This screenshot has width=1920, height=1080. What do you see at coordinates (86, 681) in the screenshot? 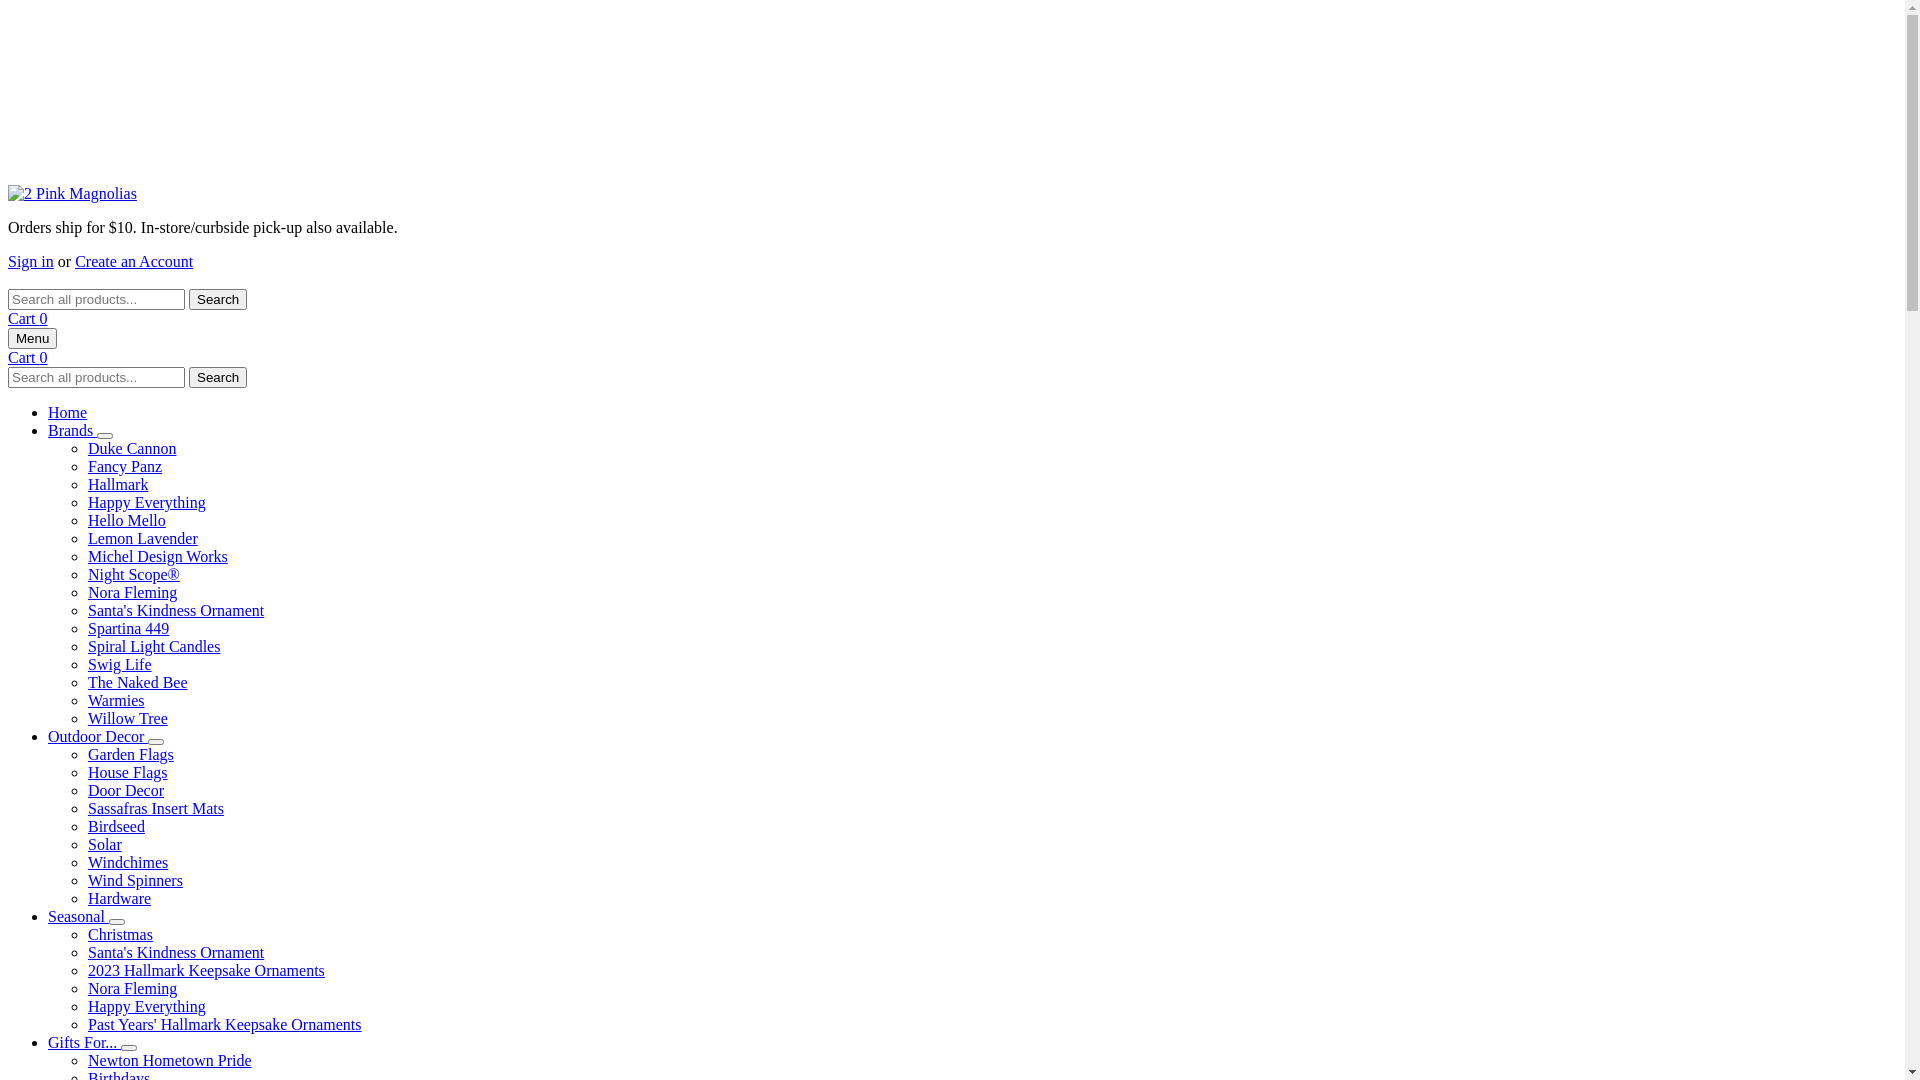
I see `'The Naked Bee'` at bounding box center [86, 681].